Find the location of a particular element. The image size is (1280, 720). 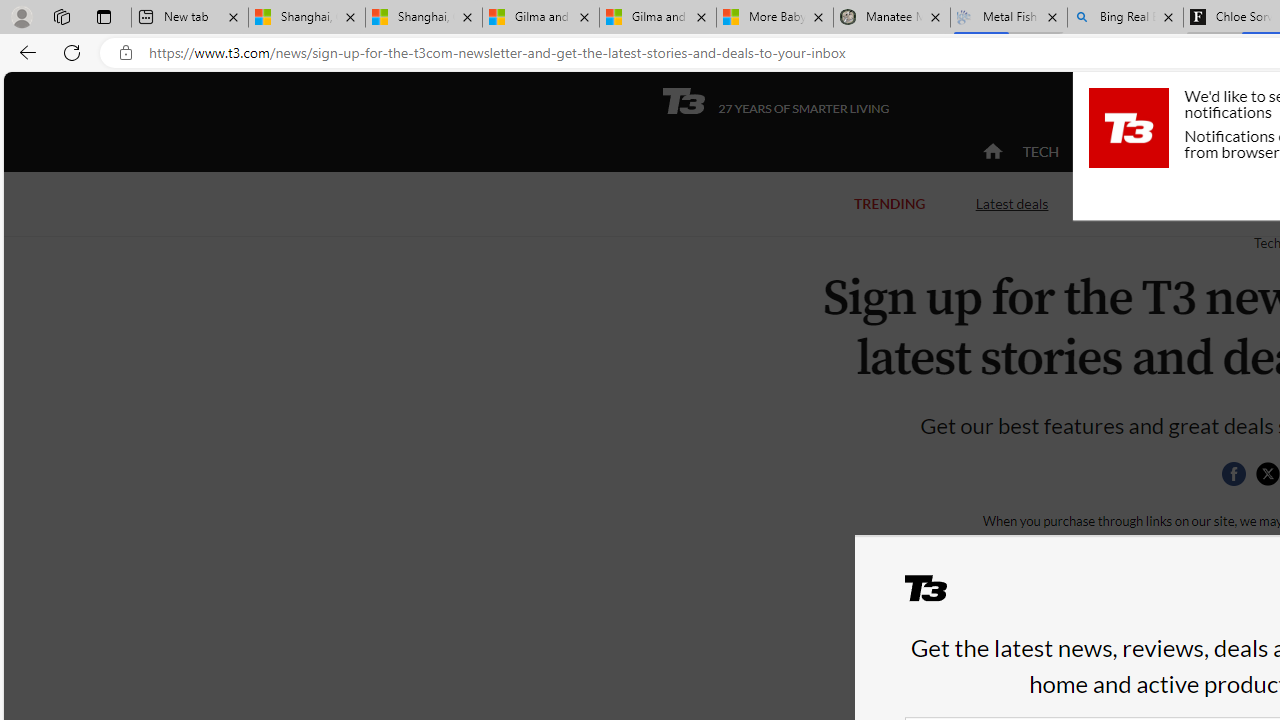

'T3 27 YEARS OF SMARTER LIVING' is located at coordinates (774, 101).